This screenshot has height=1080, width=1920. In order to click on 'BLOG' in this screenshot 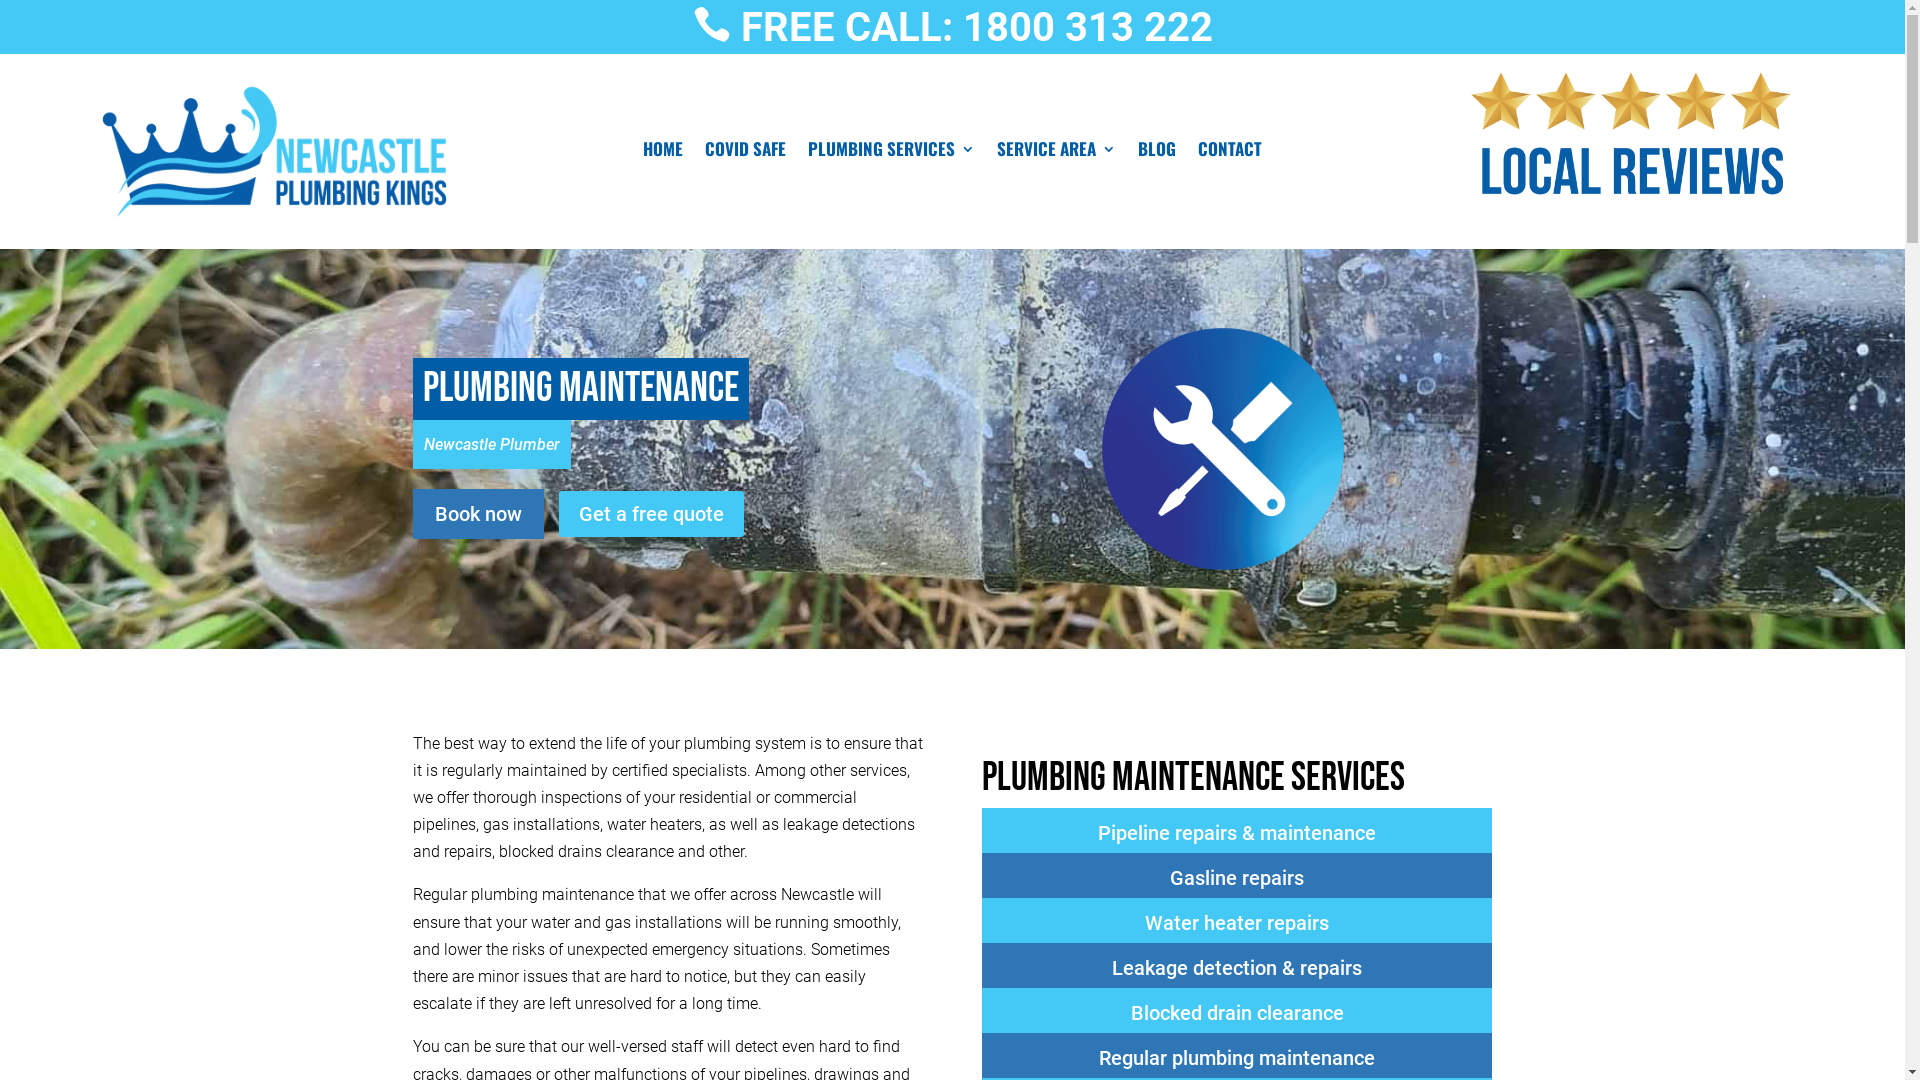, I will do `click(1137, 152)`.